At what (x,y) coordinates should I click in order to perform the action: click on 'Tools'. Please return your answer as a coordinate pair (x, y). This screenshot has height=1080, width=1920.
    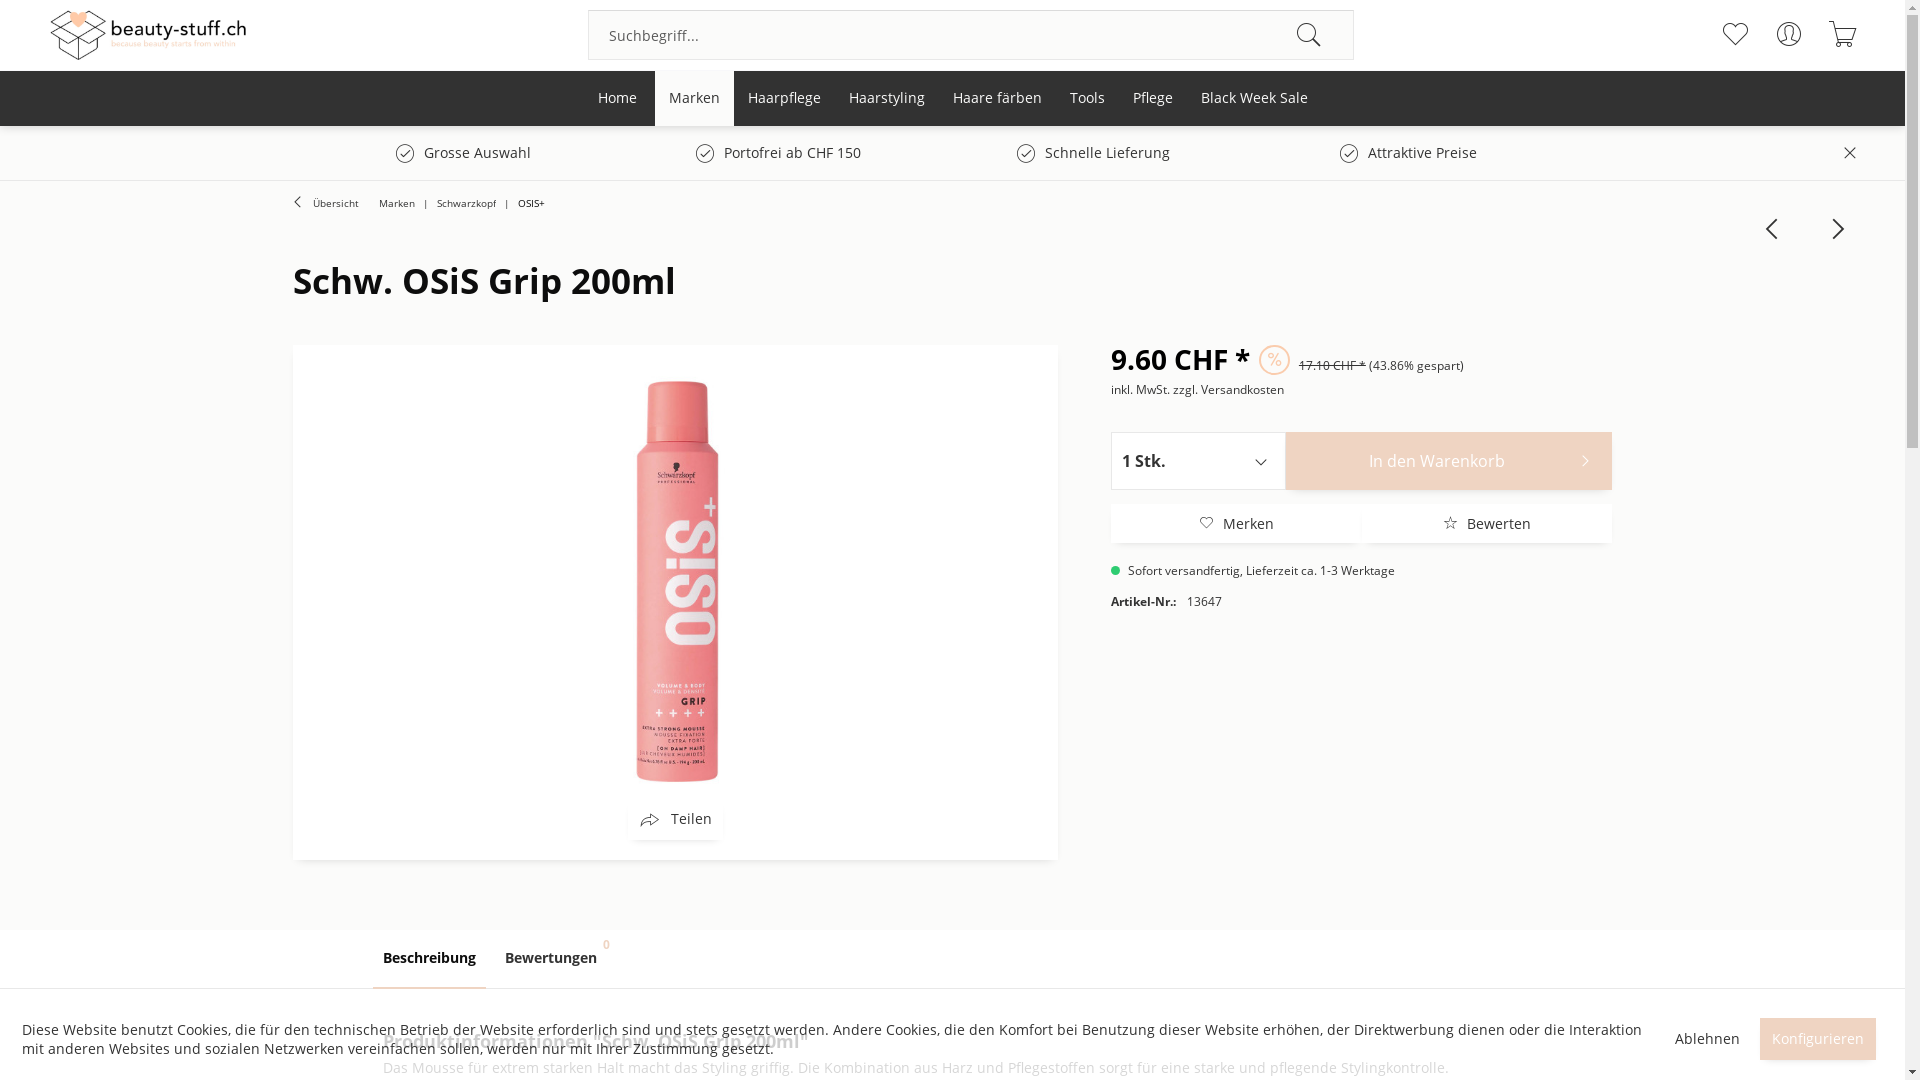
    Looking at the image, I should click on (1055, 98).